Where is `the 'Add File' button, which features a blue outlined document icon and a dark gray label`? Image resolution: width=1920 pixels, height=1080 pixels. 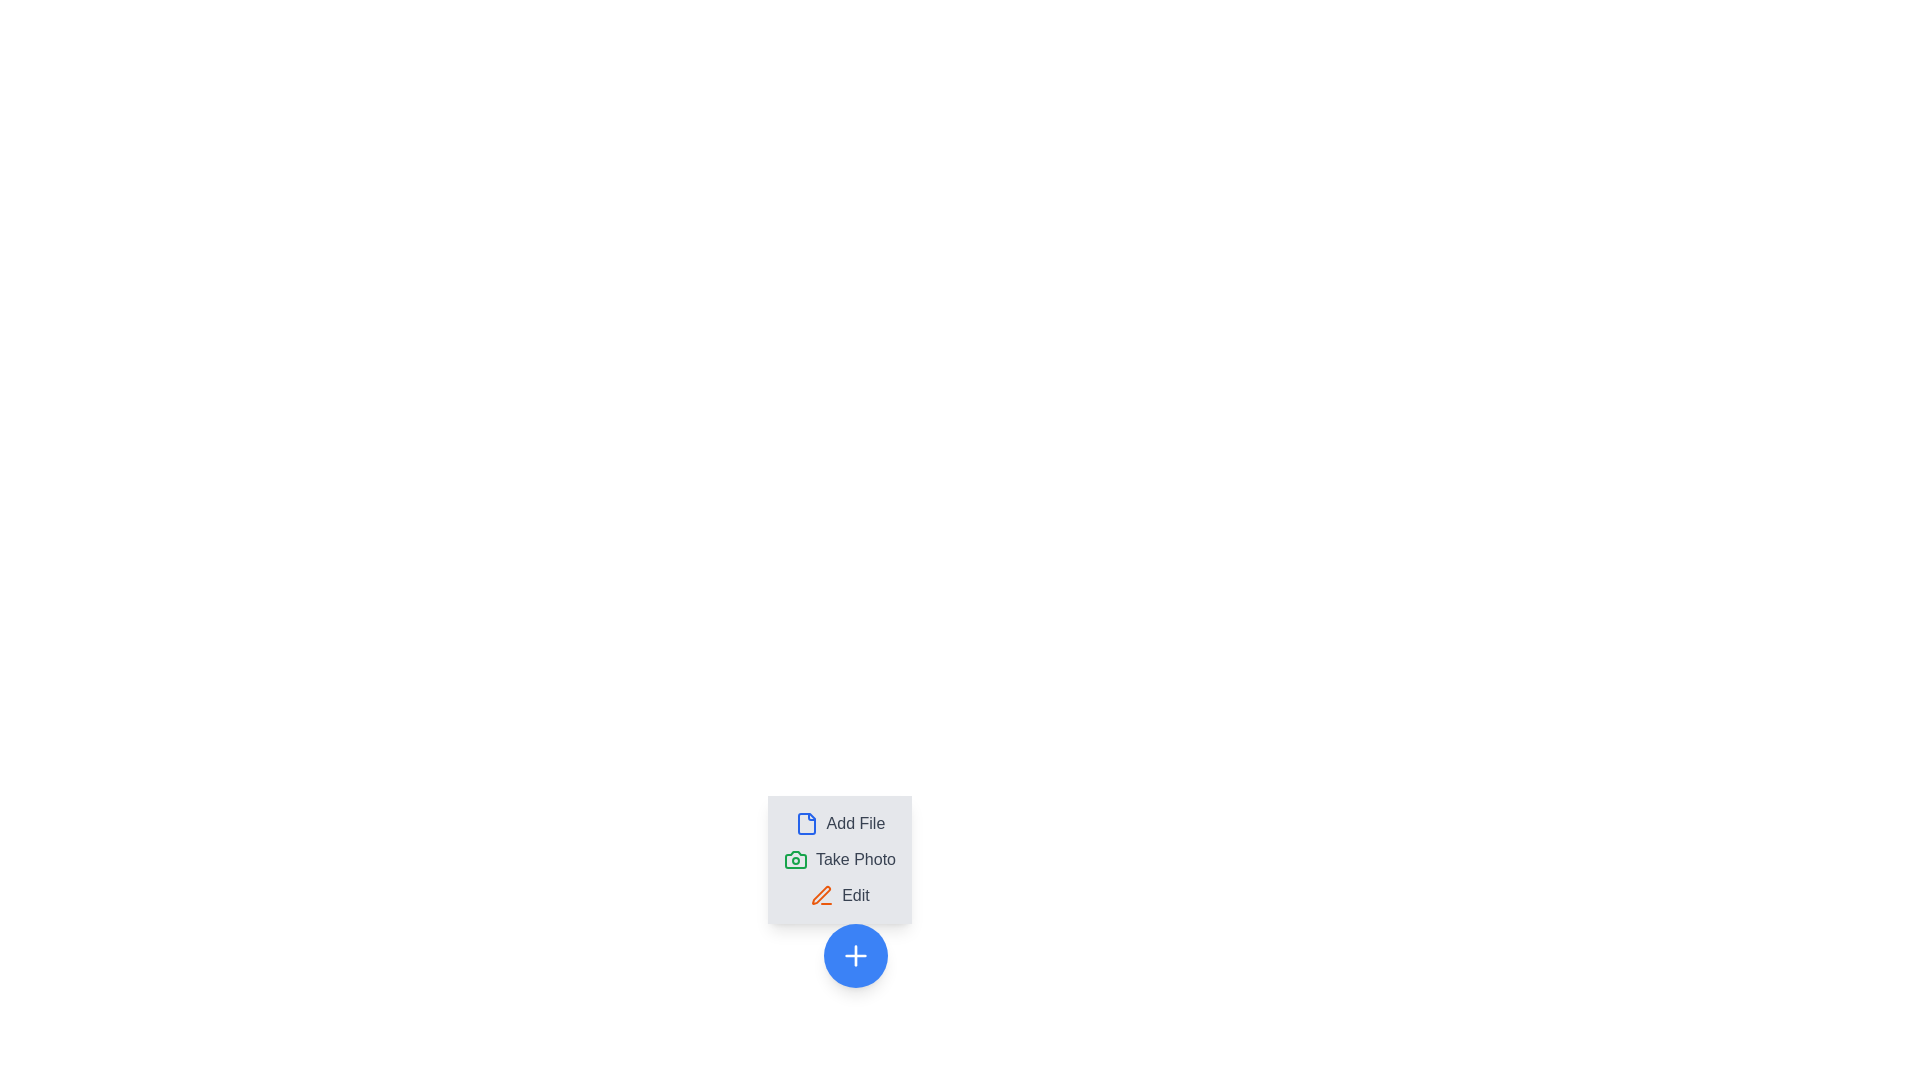
the 'Add File' button, which features a blue outlined document icon and a dark gray label is located at coordinates (840, 824).